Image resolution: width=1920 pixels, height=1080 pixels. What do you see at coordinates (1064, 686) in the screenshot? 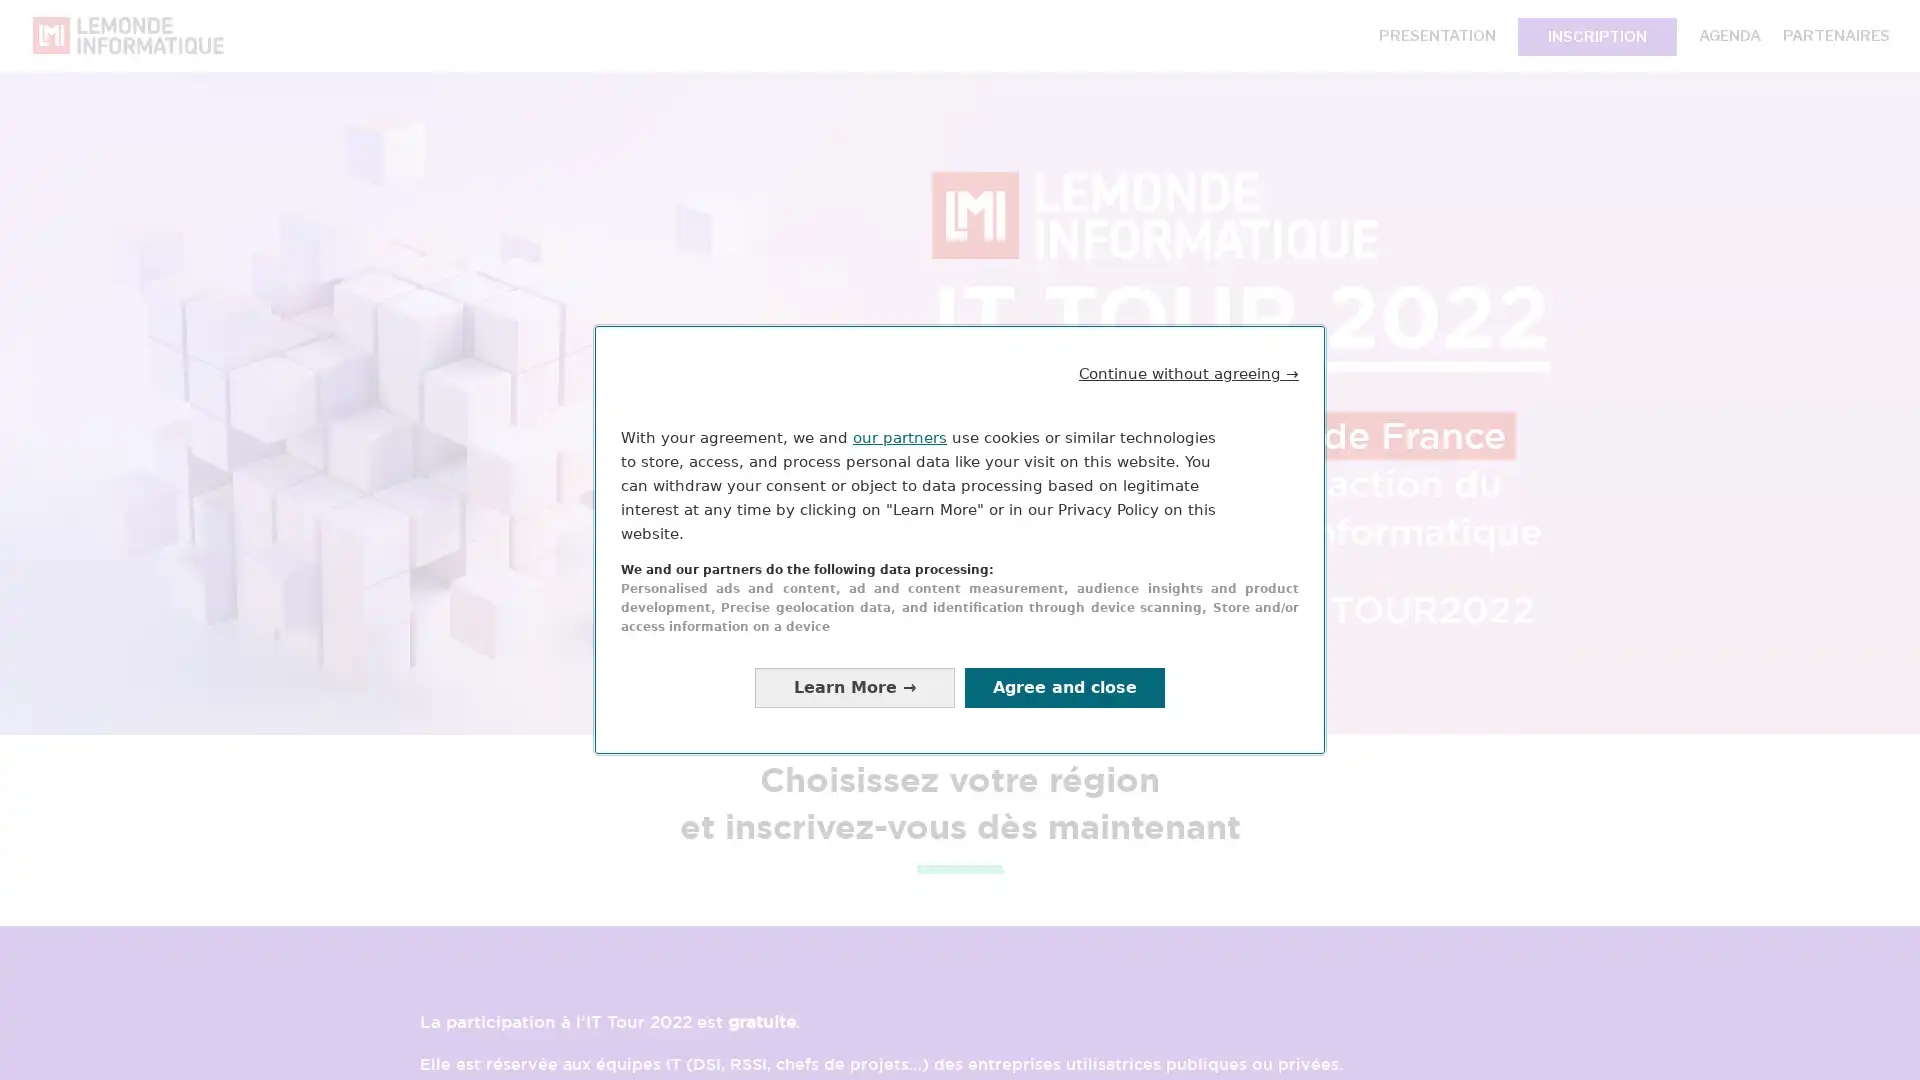
I see `Agree to our data processing and close` at bounding box center [1064, 686].